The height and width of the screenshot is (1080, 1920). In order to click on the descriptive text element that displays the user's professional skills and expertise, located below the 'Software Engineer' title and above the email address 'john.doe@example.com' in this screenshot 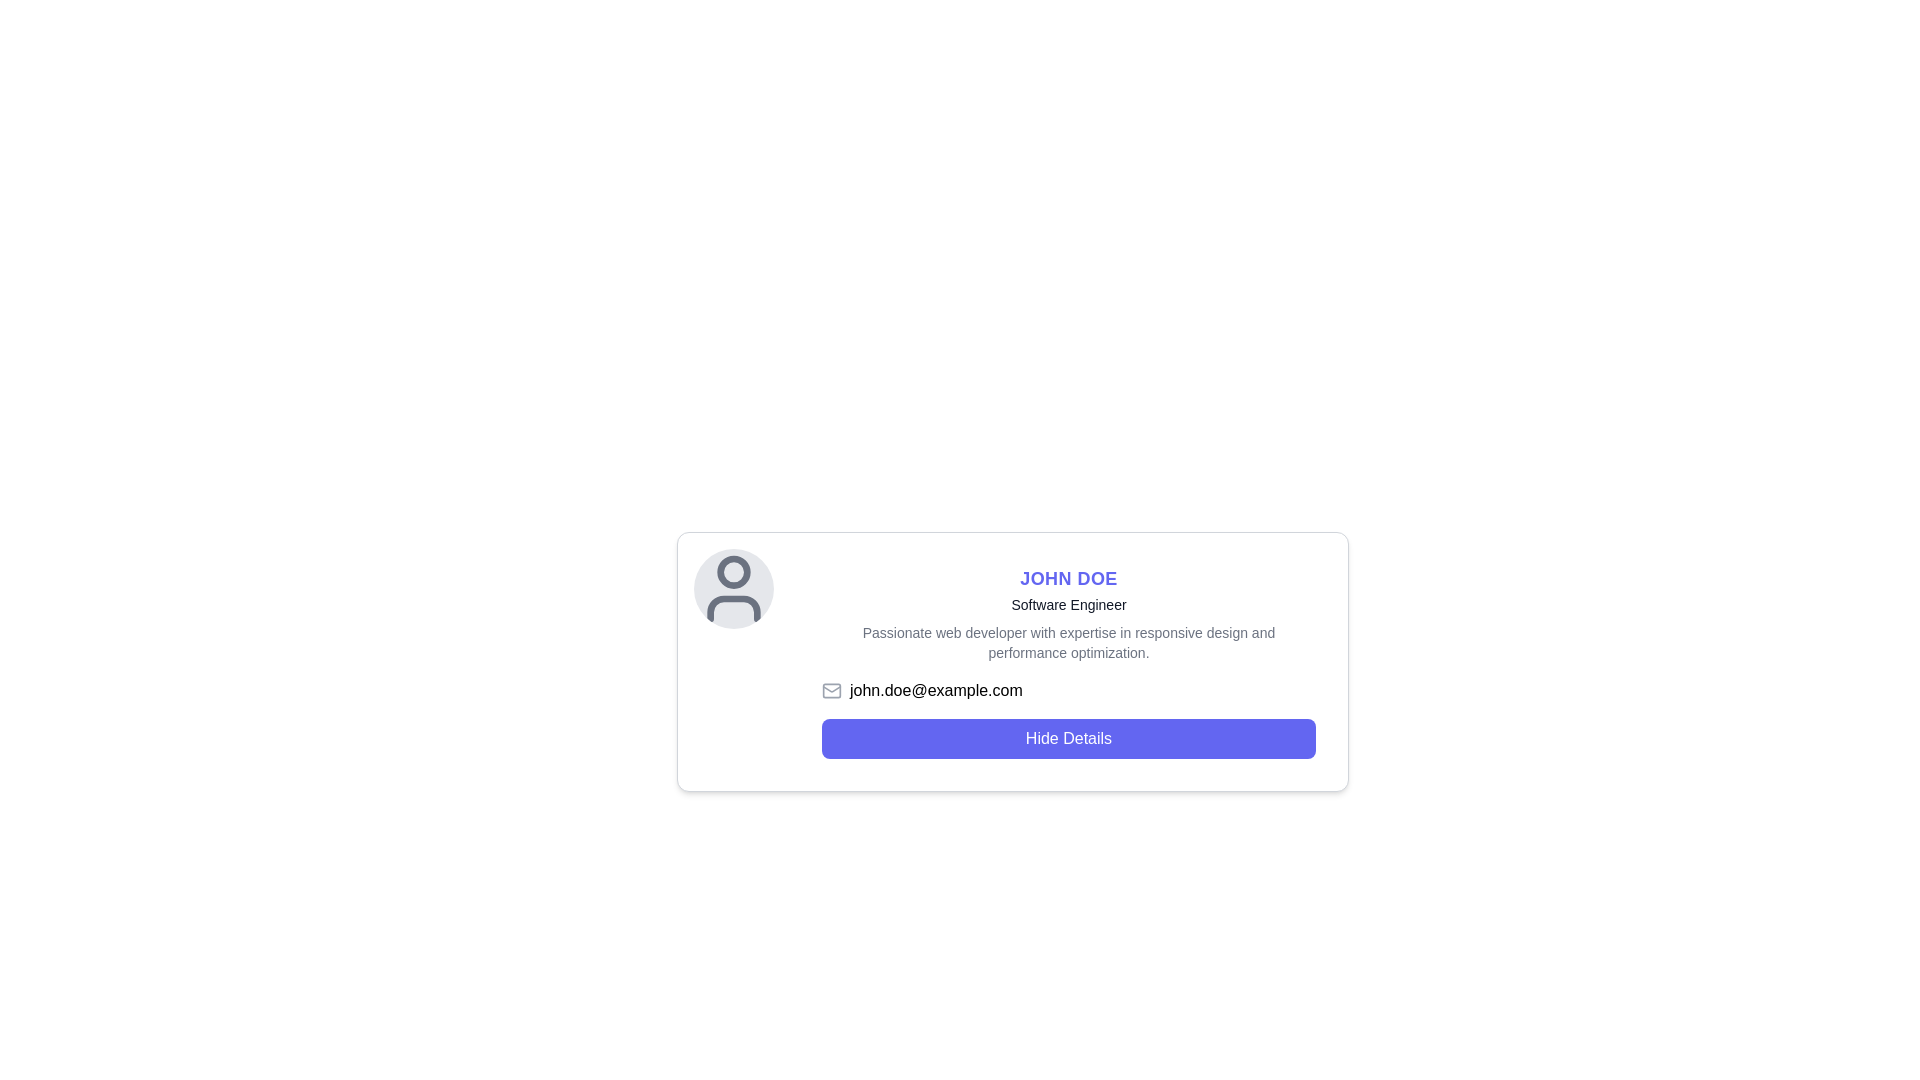, I will do `click(1068, 641)`.